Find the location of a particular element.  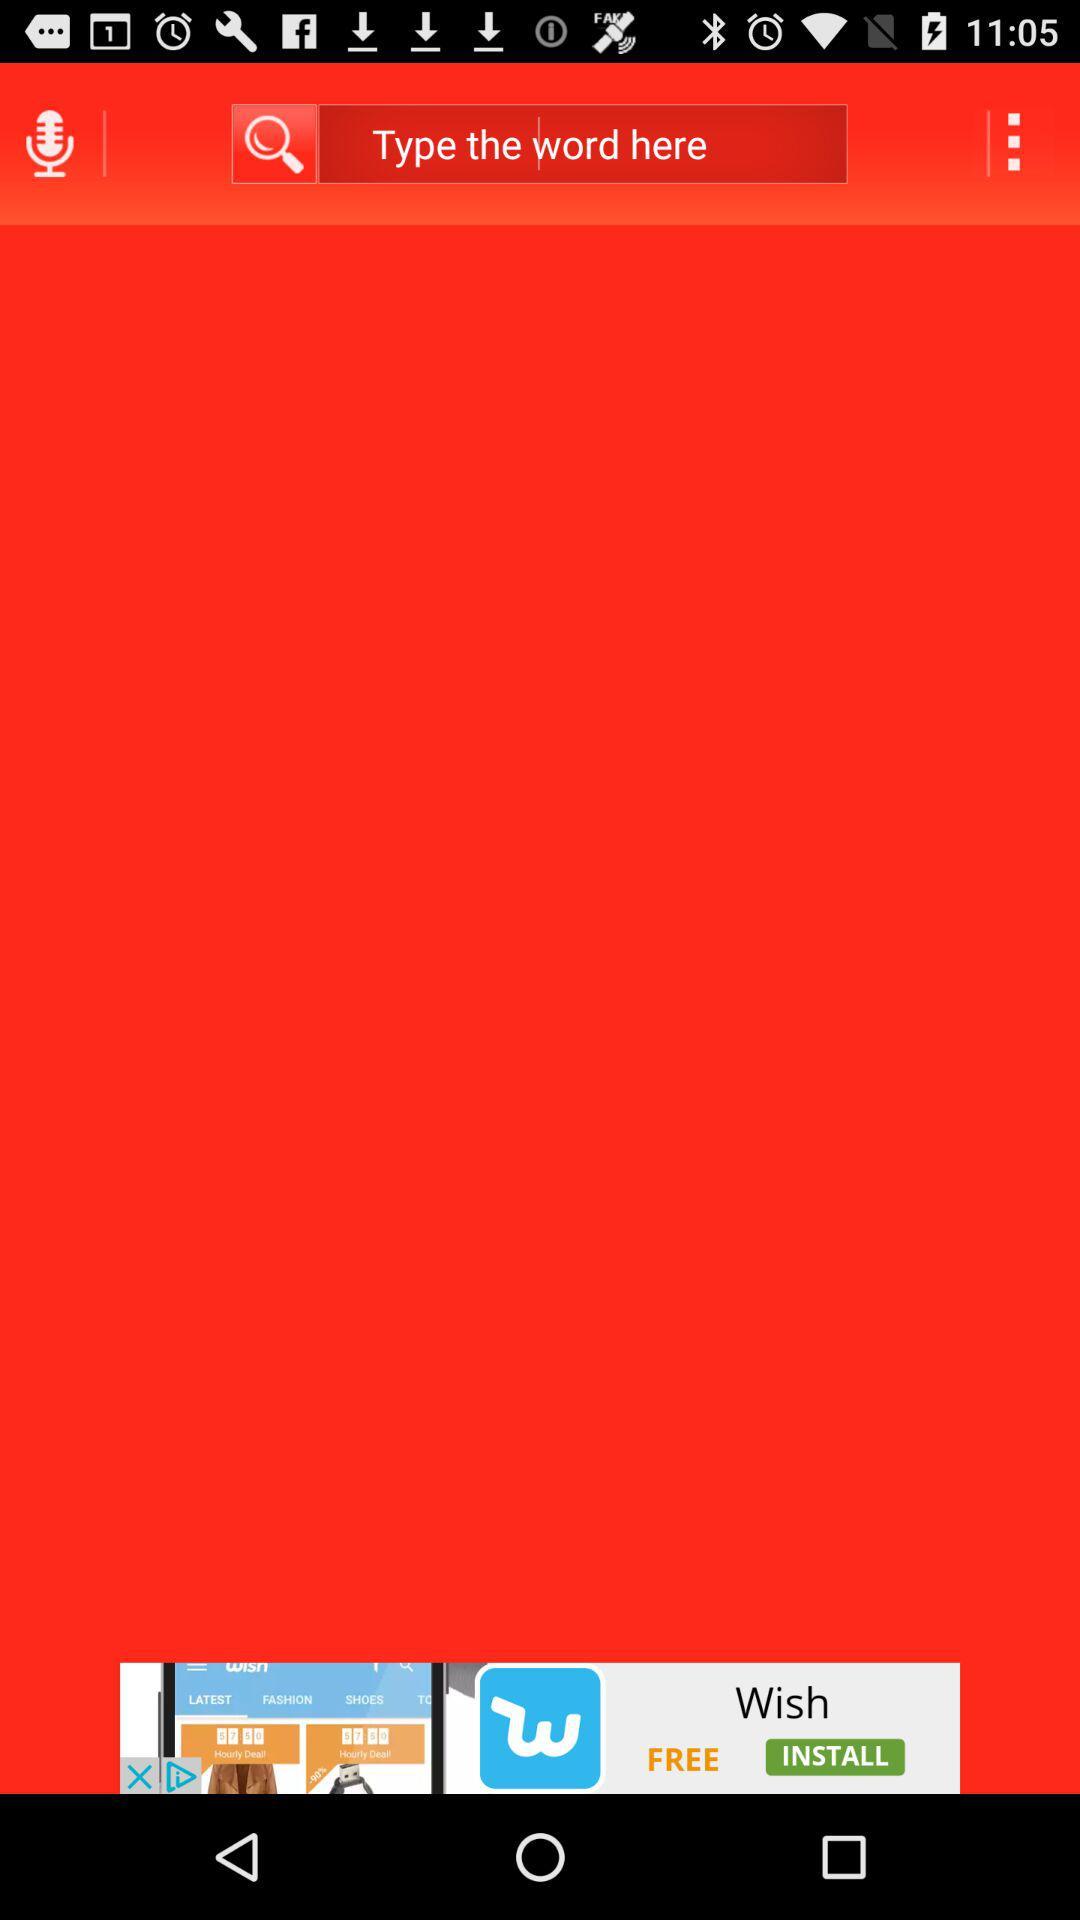

record button is located at coordinates (48, 142).